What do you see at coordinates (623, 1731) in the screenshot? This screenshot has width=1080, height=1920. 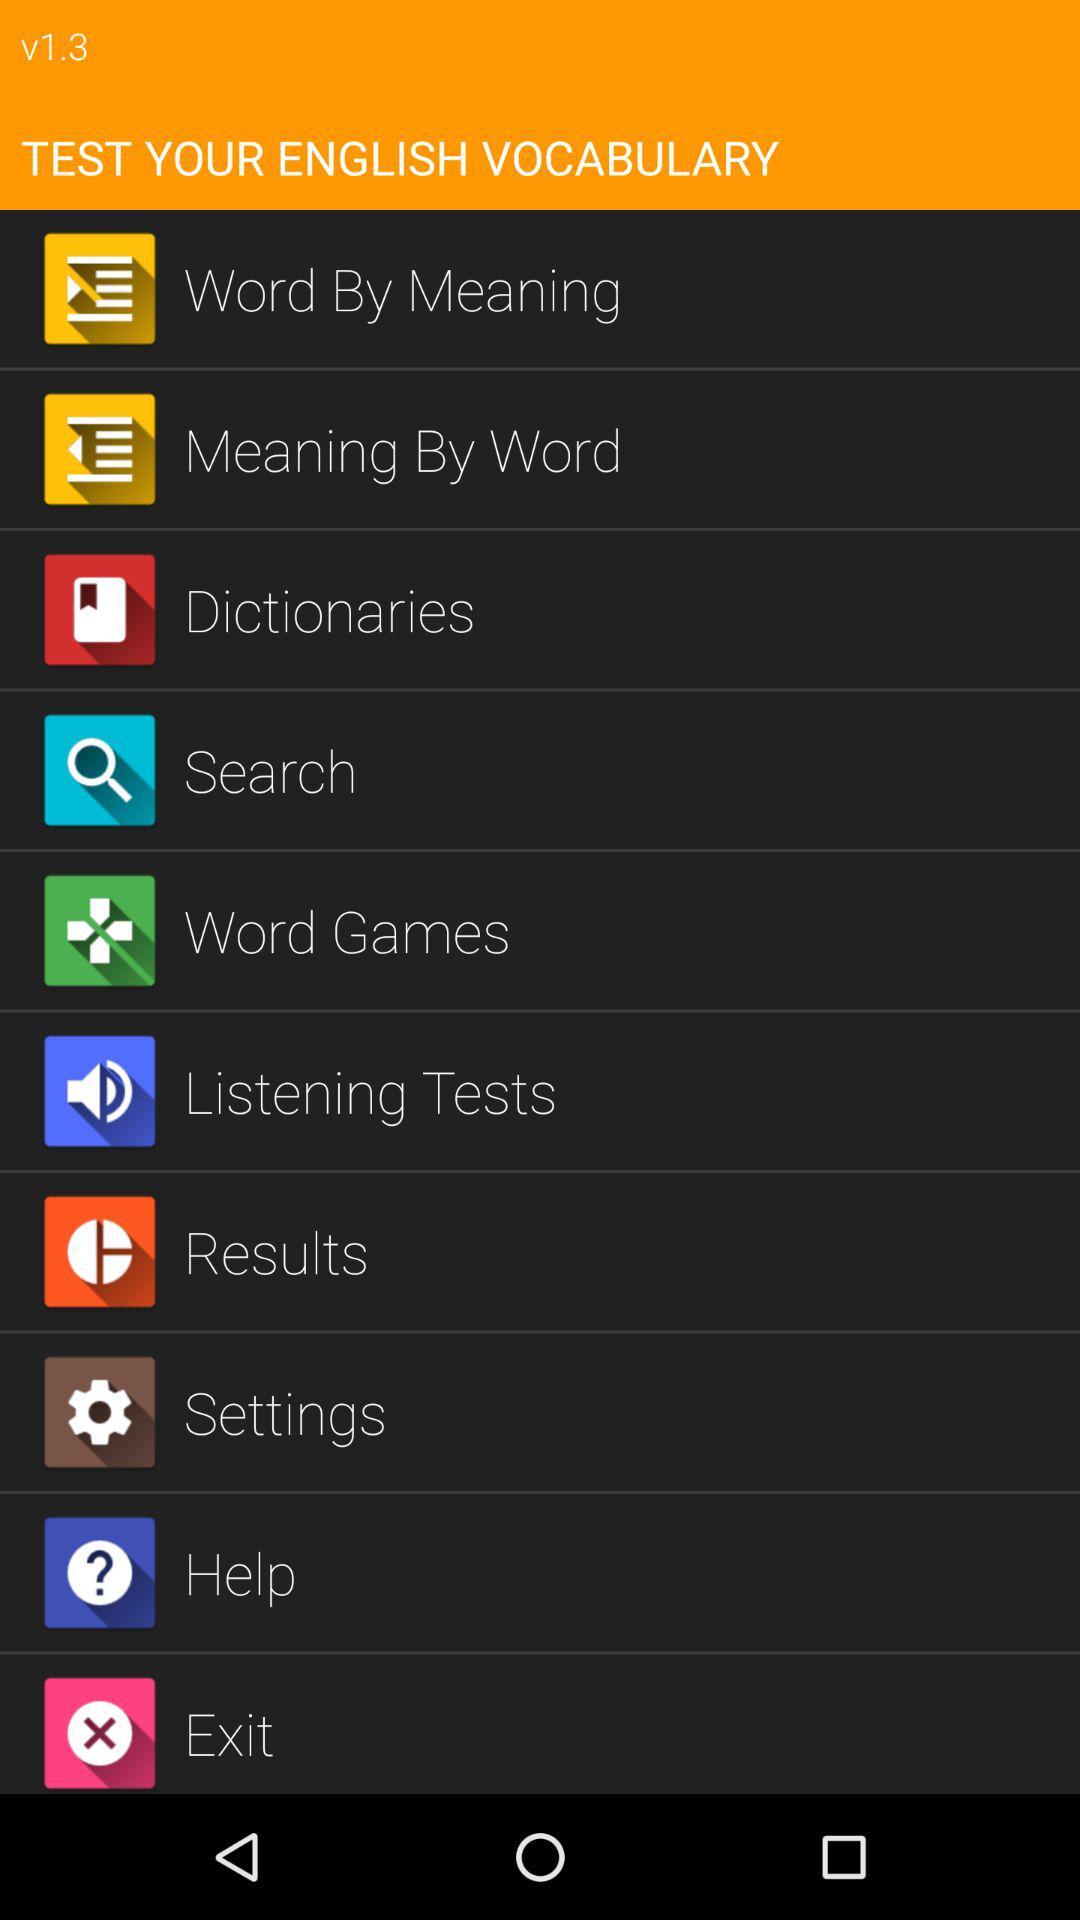 I see `icon below help` at bounding box center [623, 1731].